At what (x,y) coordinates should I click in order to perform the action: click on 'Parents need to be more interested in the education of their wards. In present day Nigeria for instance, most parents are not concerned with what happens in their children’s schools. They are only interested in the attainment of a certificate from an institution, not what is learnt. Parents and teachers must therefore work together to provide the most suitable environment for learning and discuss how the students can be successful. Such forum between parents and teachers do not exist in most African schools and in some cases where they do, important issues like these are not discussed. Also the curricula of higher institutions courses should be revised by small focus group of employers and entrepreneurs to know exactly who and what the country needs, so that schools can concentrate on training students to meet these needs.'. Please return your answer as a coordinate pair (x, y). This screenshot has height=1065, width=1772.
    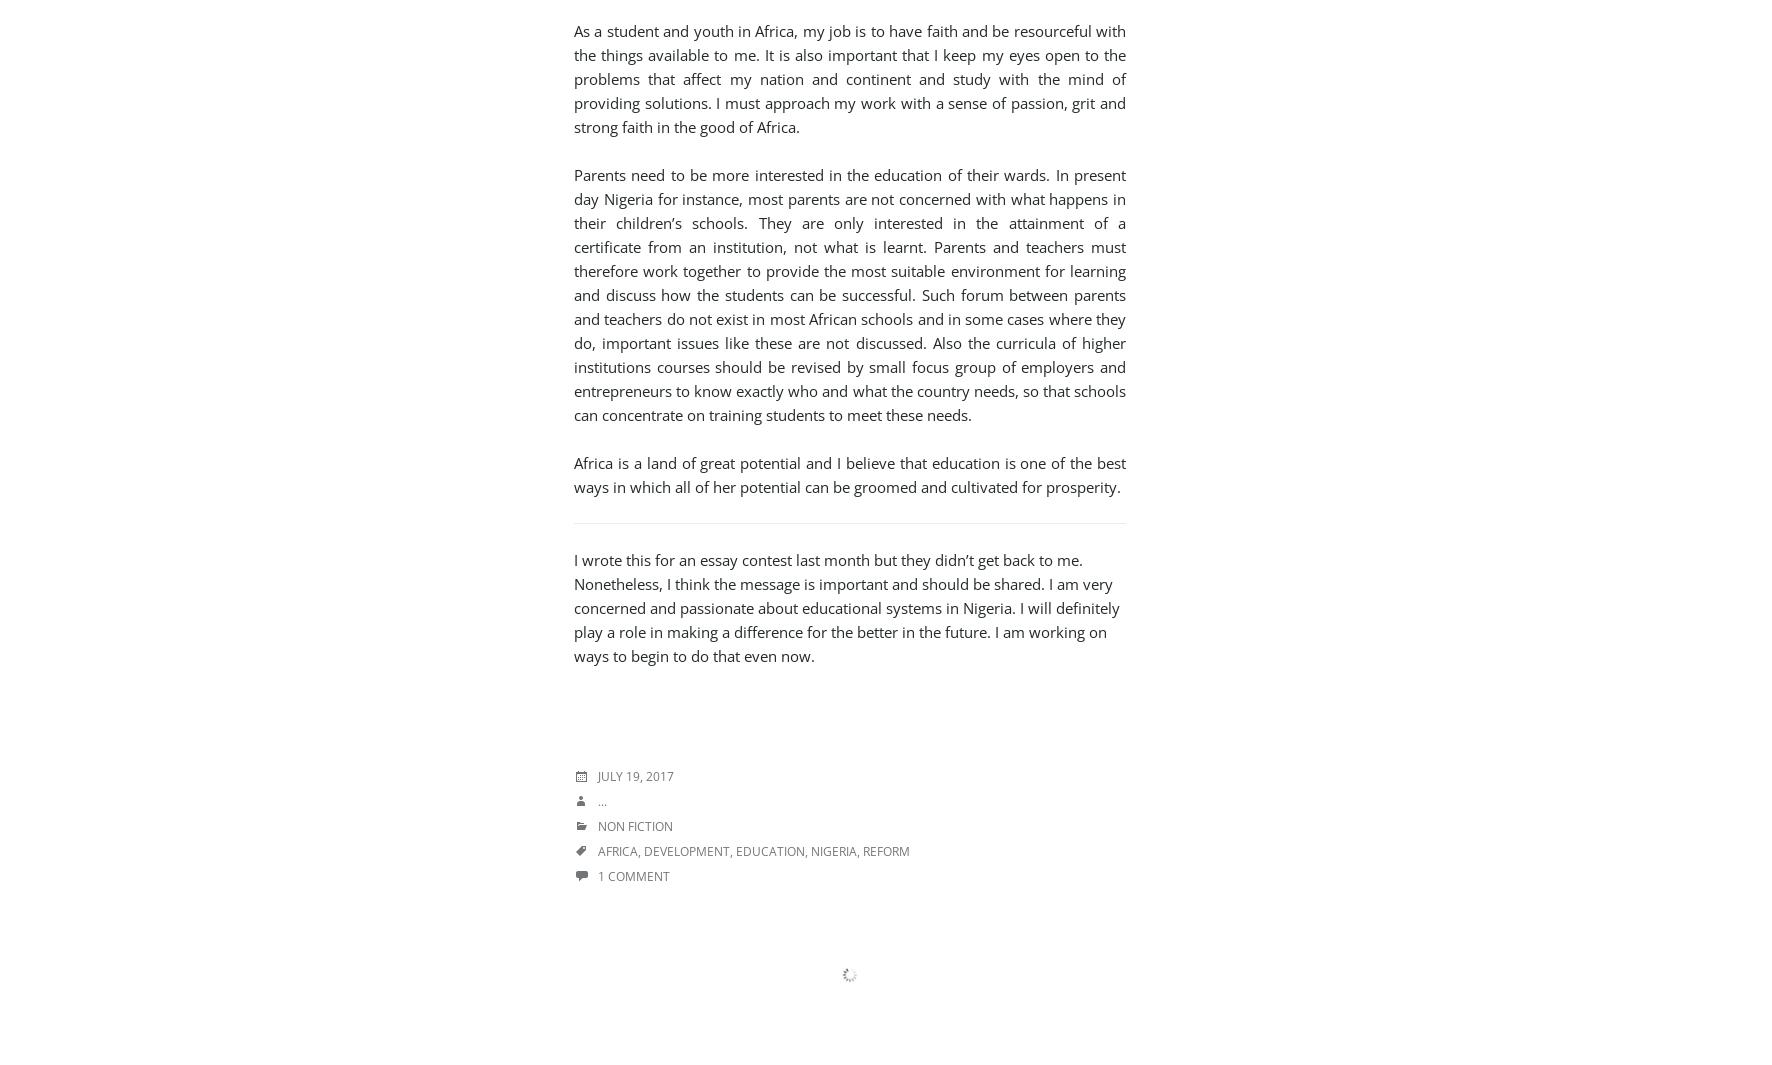
    Looking at the image, I should click on (850, 294).